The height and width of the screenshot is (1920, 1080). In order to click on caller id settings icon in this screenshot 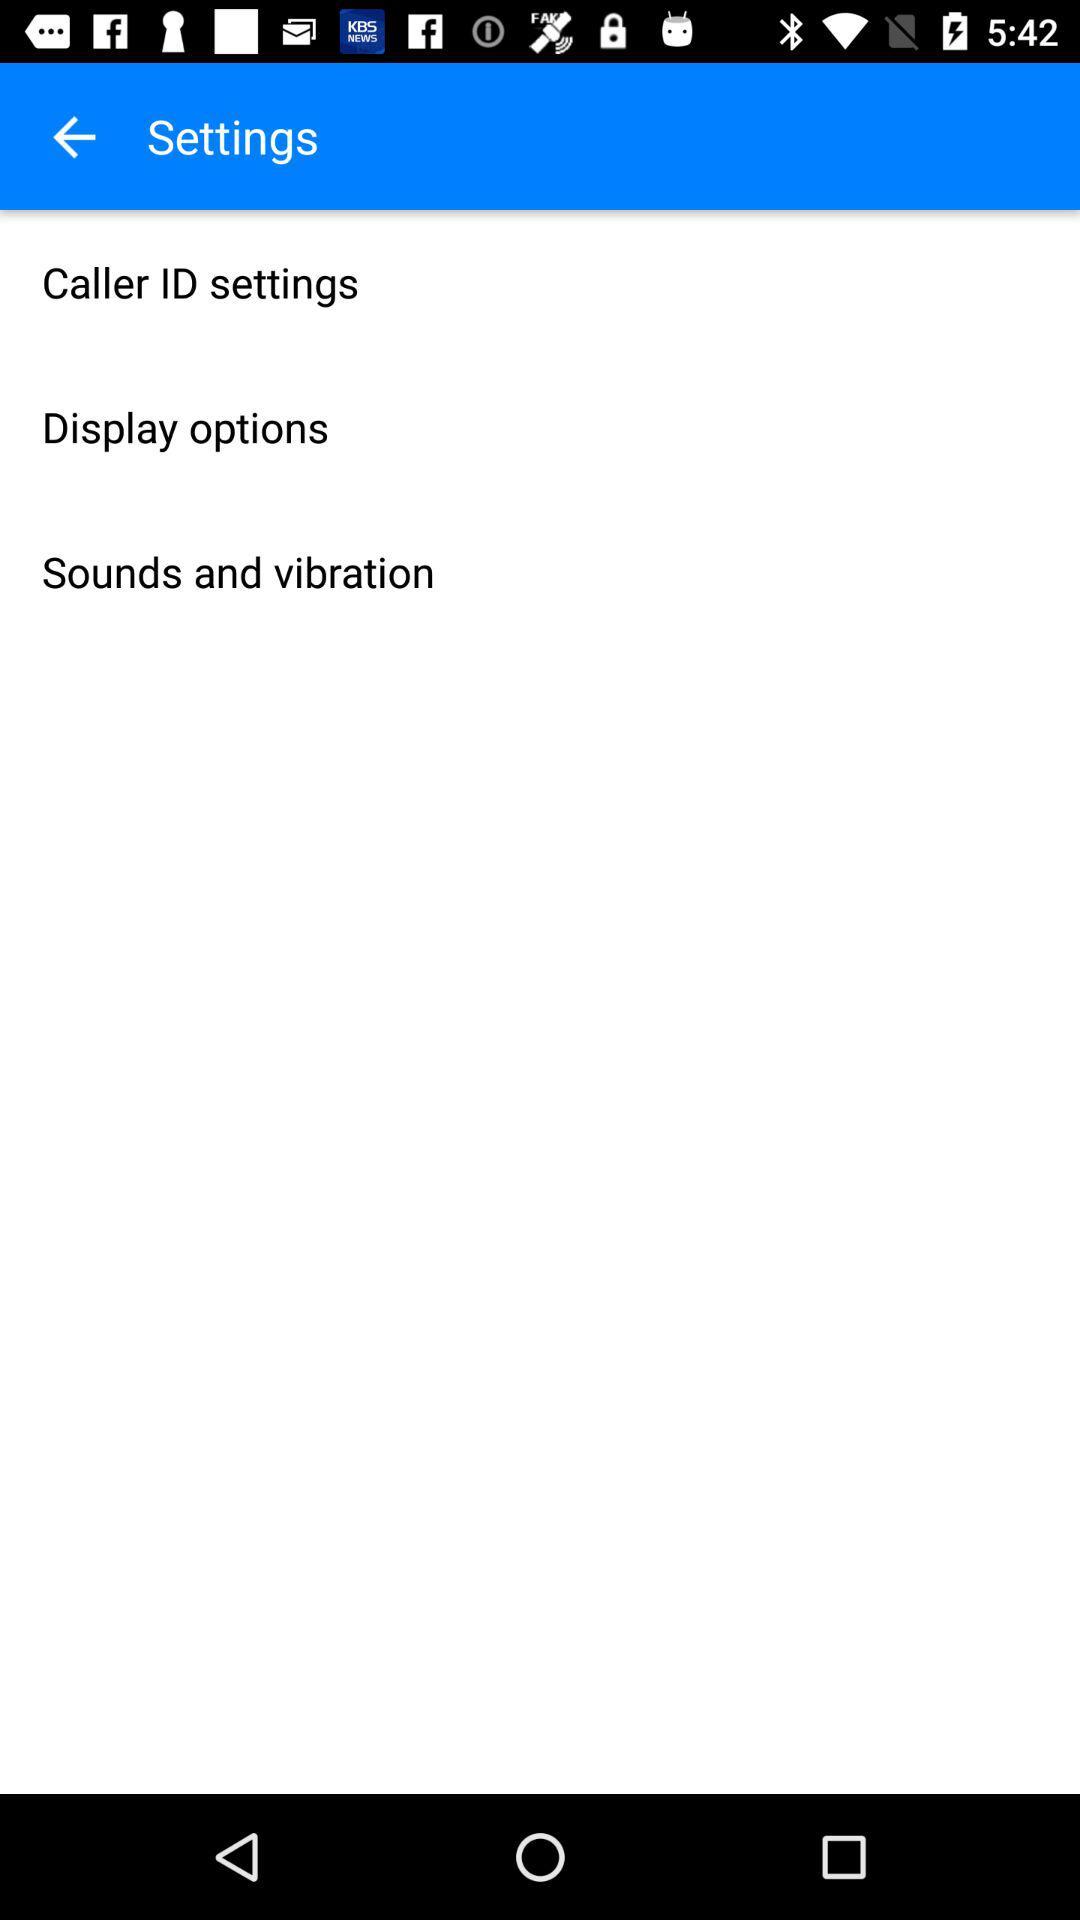, I will do `click(540, 281)`.